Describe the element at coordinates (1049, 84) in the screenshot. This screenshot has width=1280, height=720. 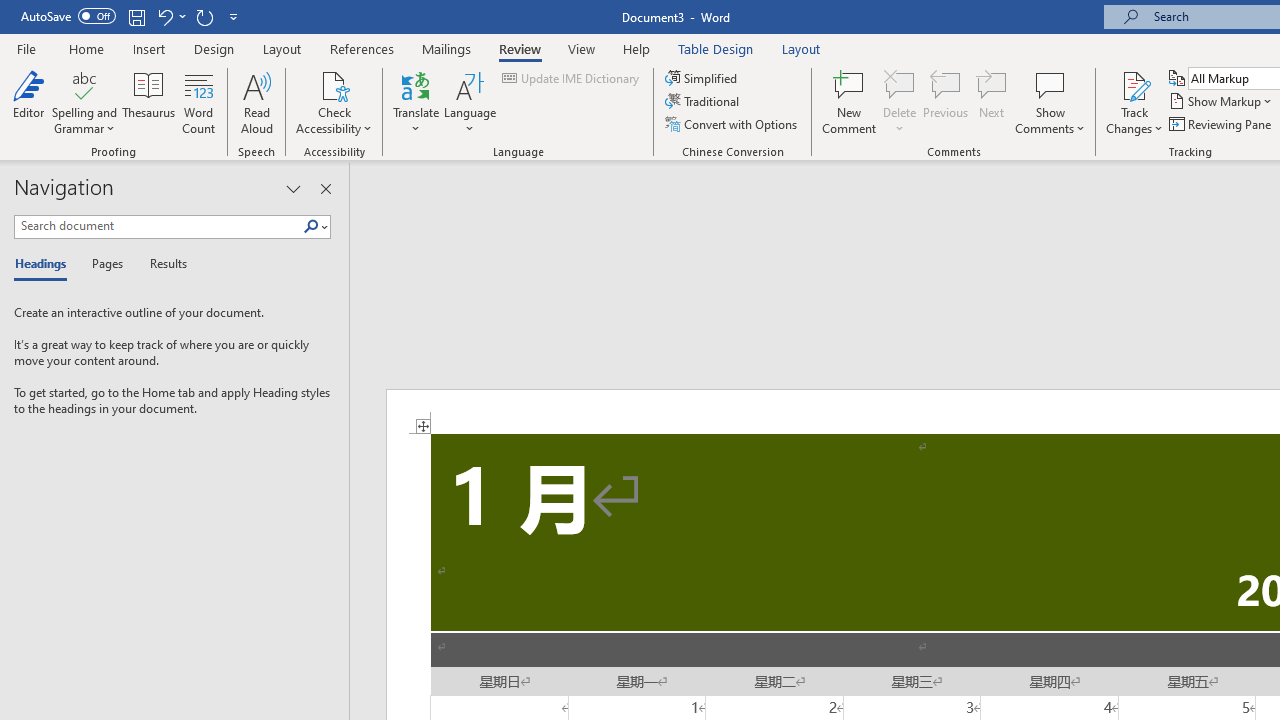
I see `'Show Comments'` at that location.